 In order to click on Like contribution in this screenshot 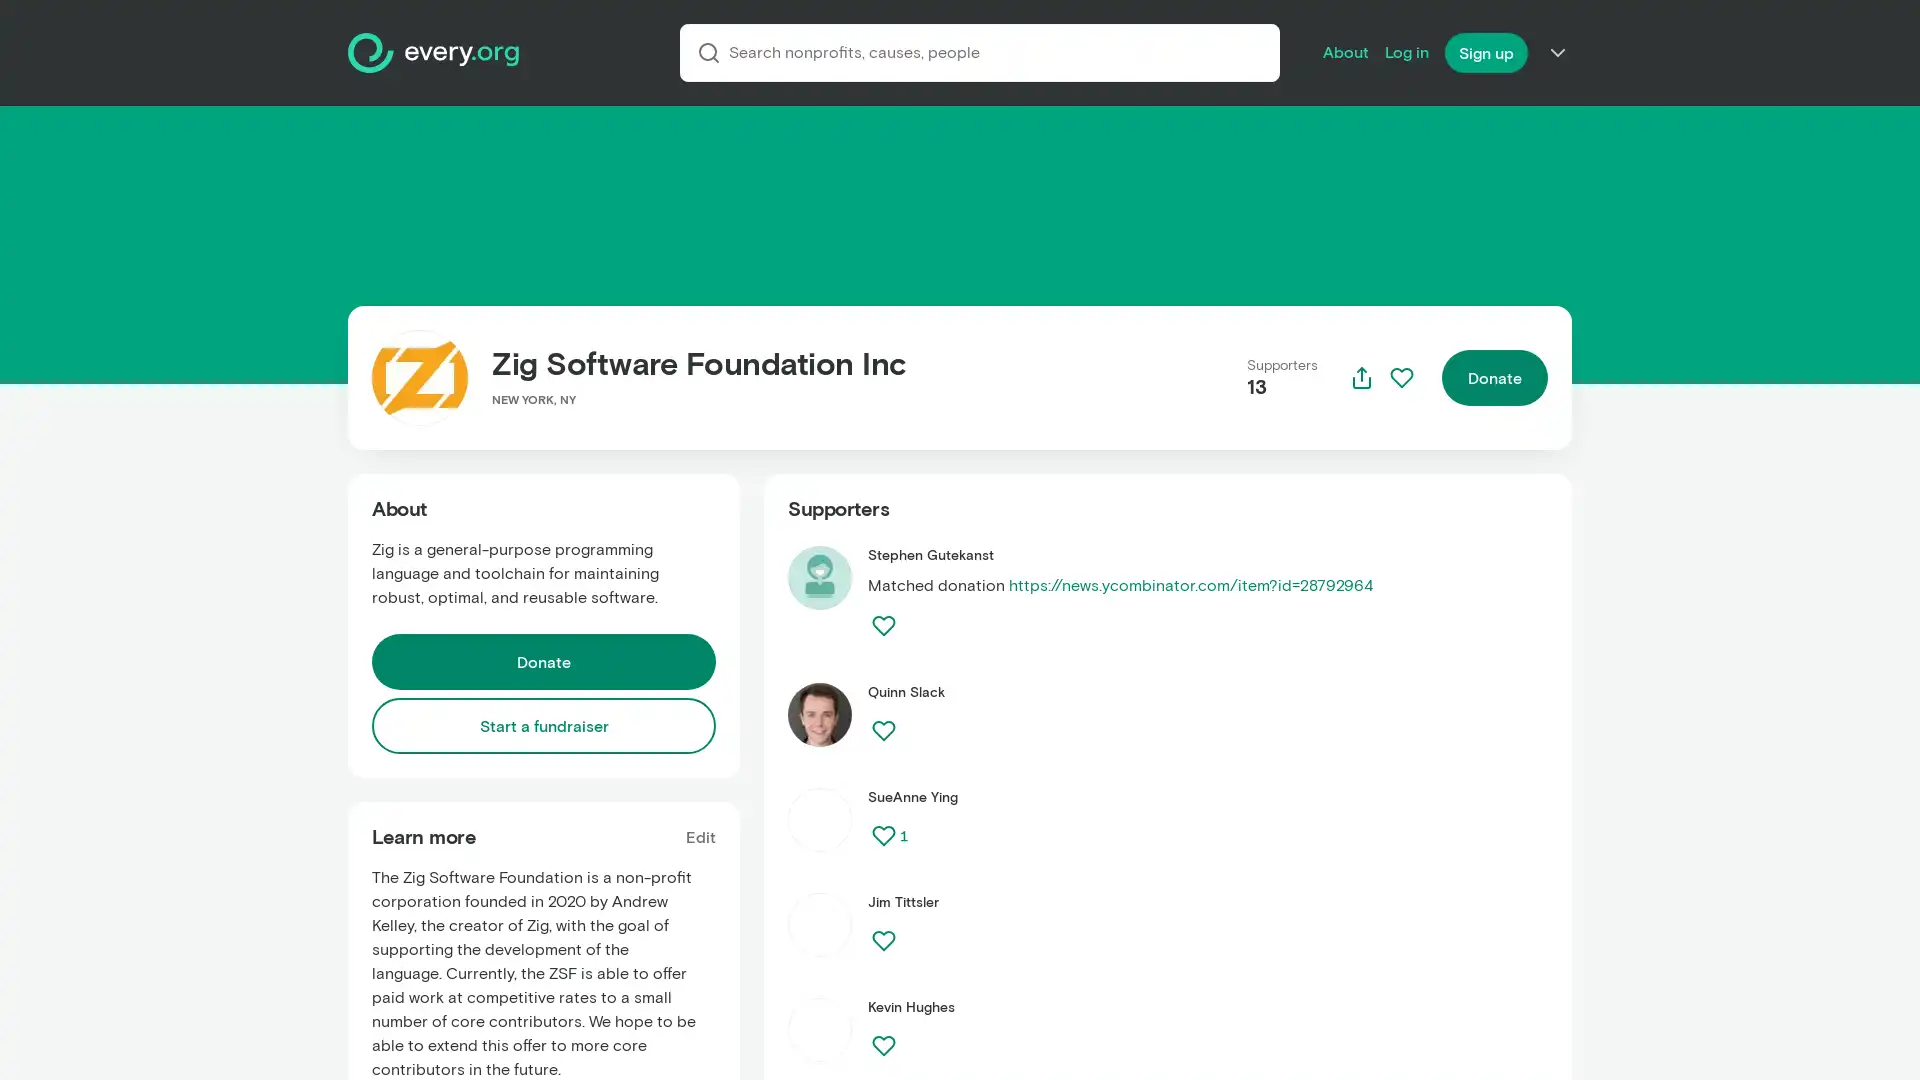, I will do `click(882, 941)`.